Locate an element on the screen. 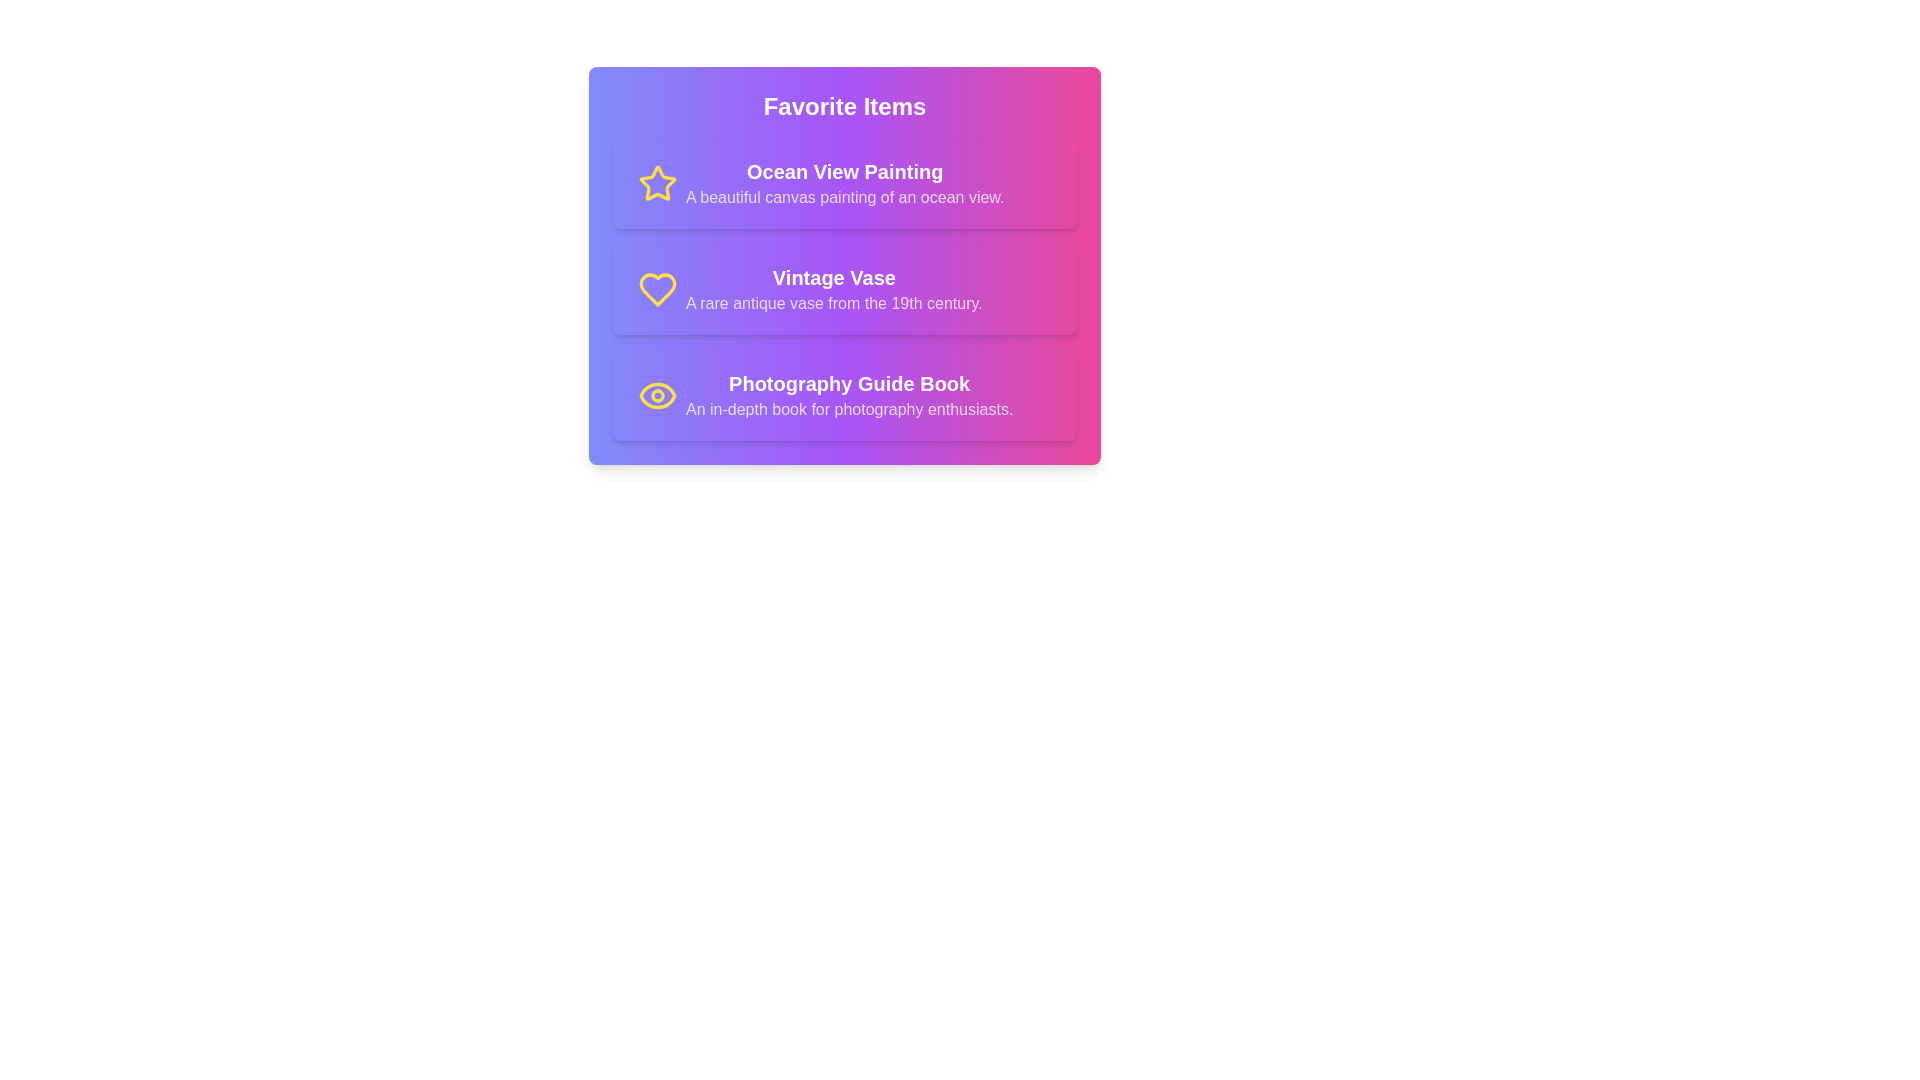 The height and width of the screenshot is (1080, 1920). the item Photography Guide Book from the list is located at coordinates (844, 396).